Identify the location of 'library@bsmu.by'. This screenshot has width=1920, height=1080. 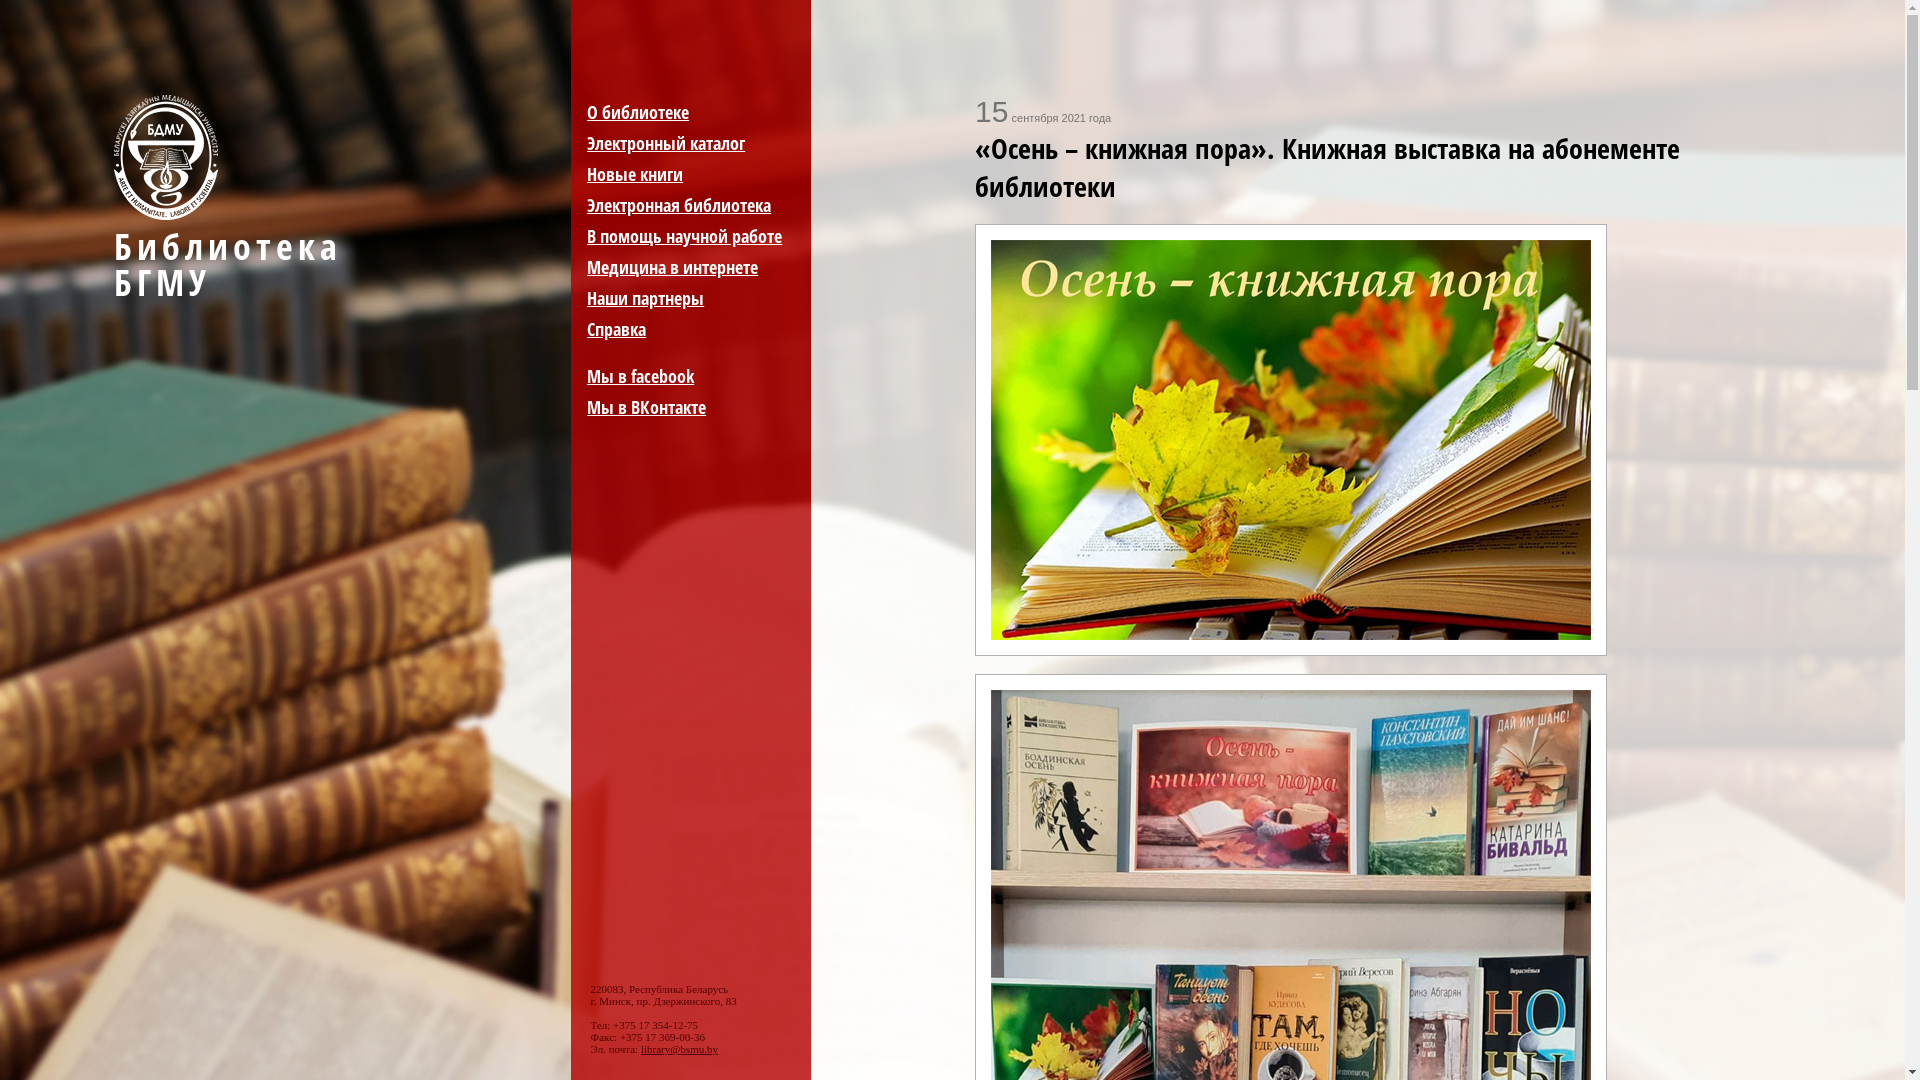
(679, 1048).